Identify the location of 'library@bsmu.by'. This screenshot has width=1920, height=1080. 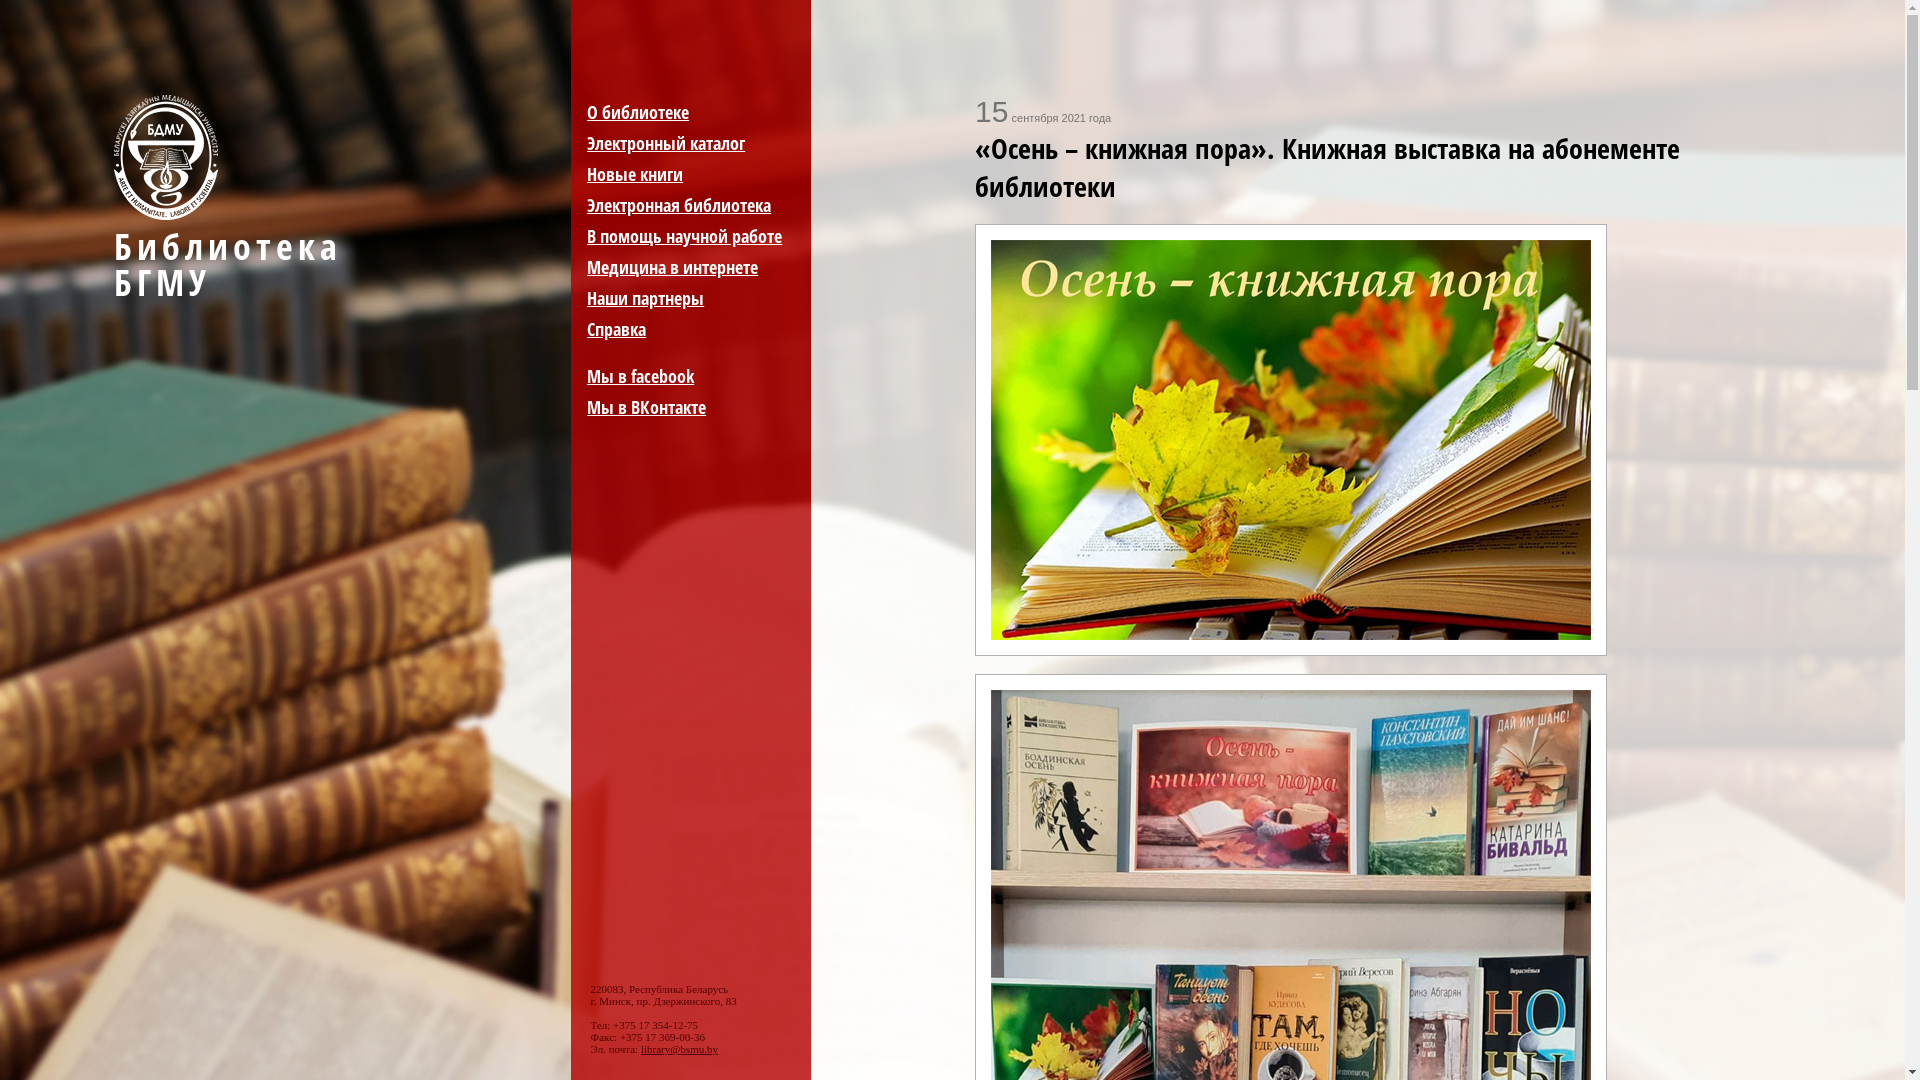
(679, 1048).